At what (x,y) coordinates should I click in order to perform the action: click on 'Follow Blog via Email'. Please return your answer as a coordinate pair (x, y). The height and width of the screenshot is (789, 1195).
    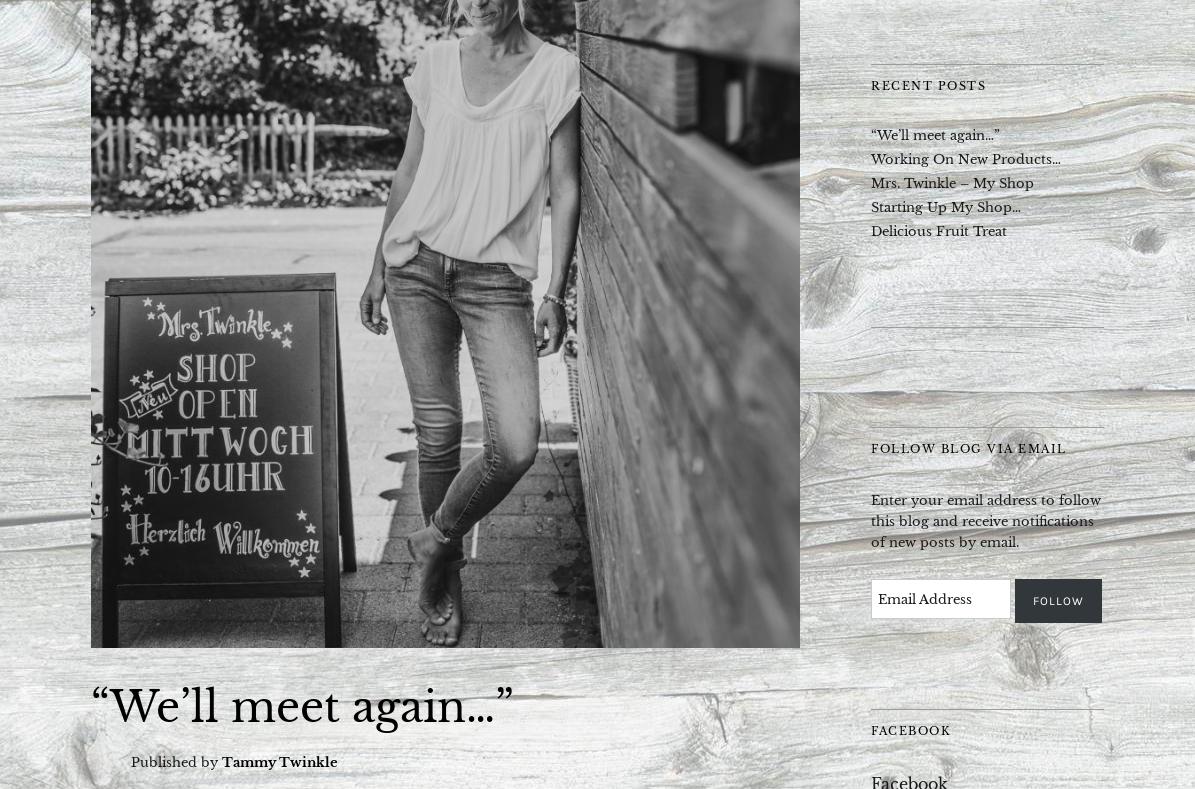
    Looking at the image, I should click on (870, 447).